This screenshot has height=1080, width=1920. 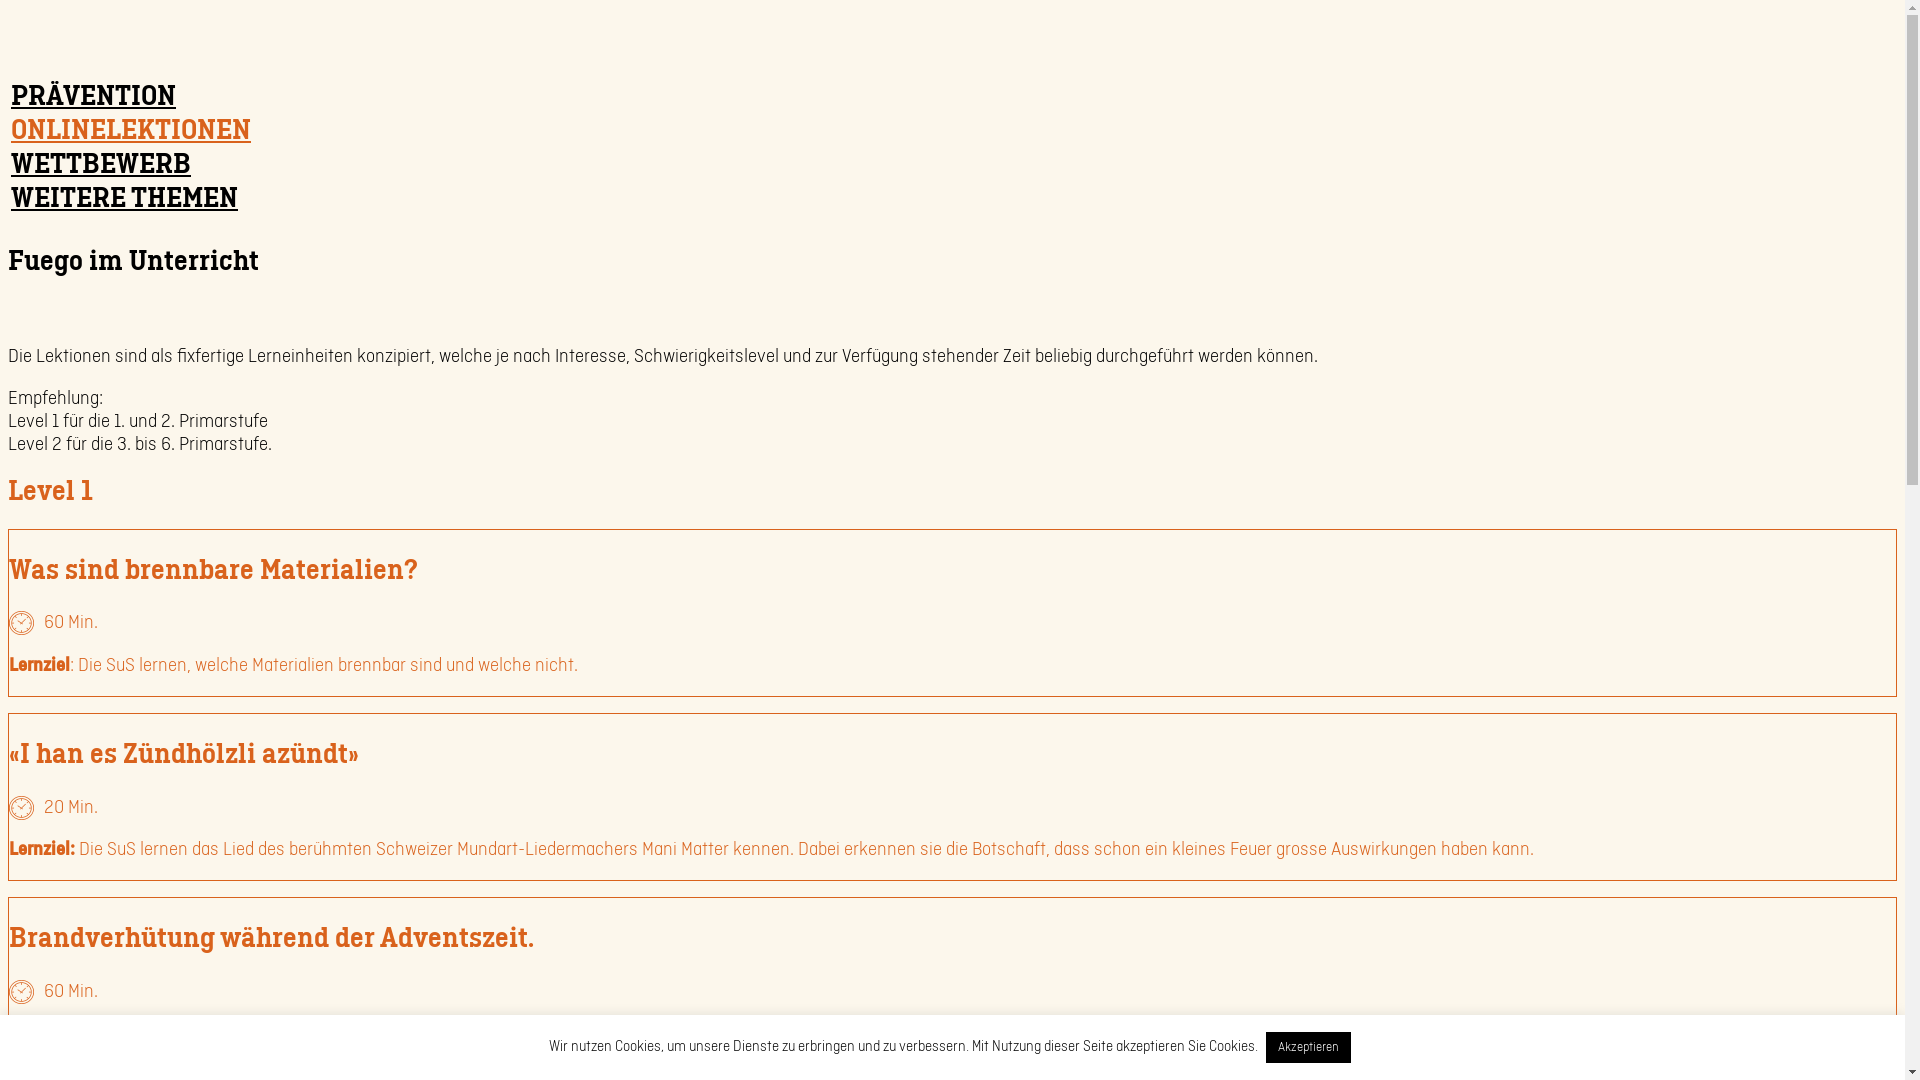 I want to click on 'WETTBEWERB', so click(x=99, y=162).